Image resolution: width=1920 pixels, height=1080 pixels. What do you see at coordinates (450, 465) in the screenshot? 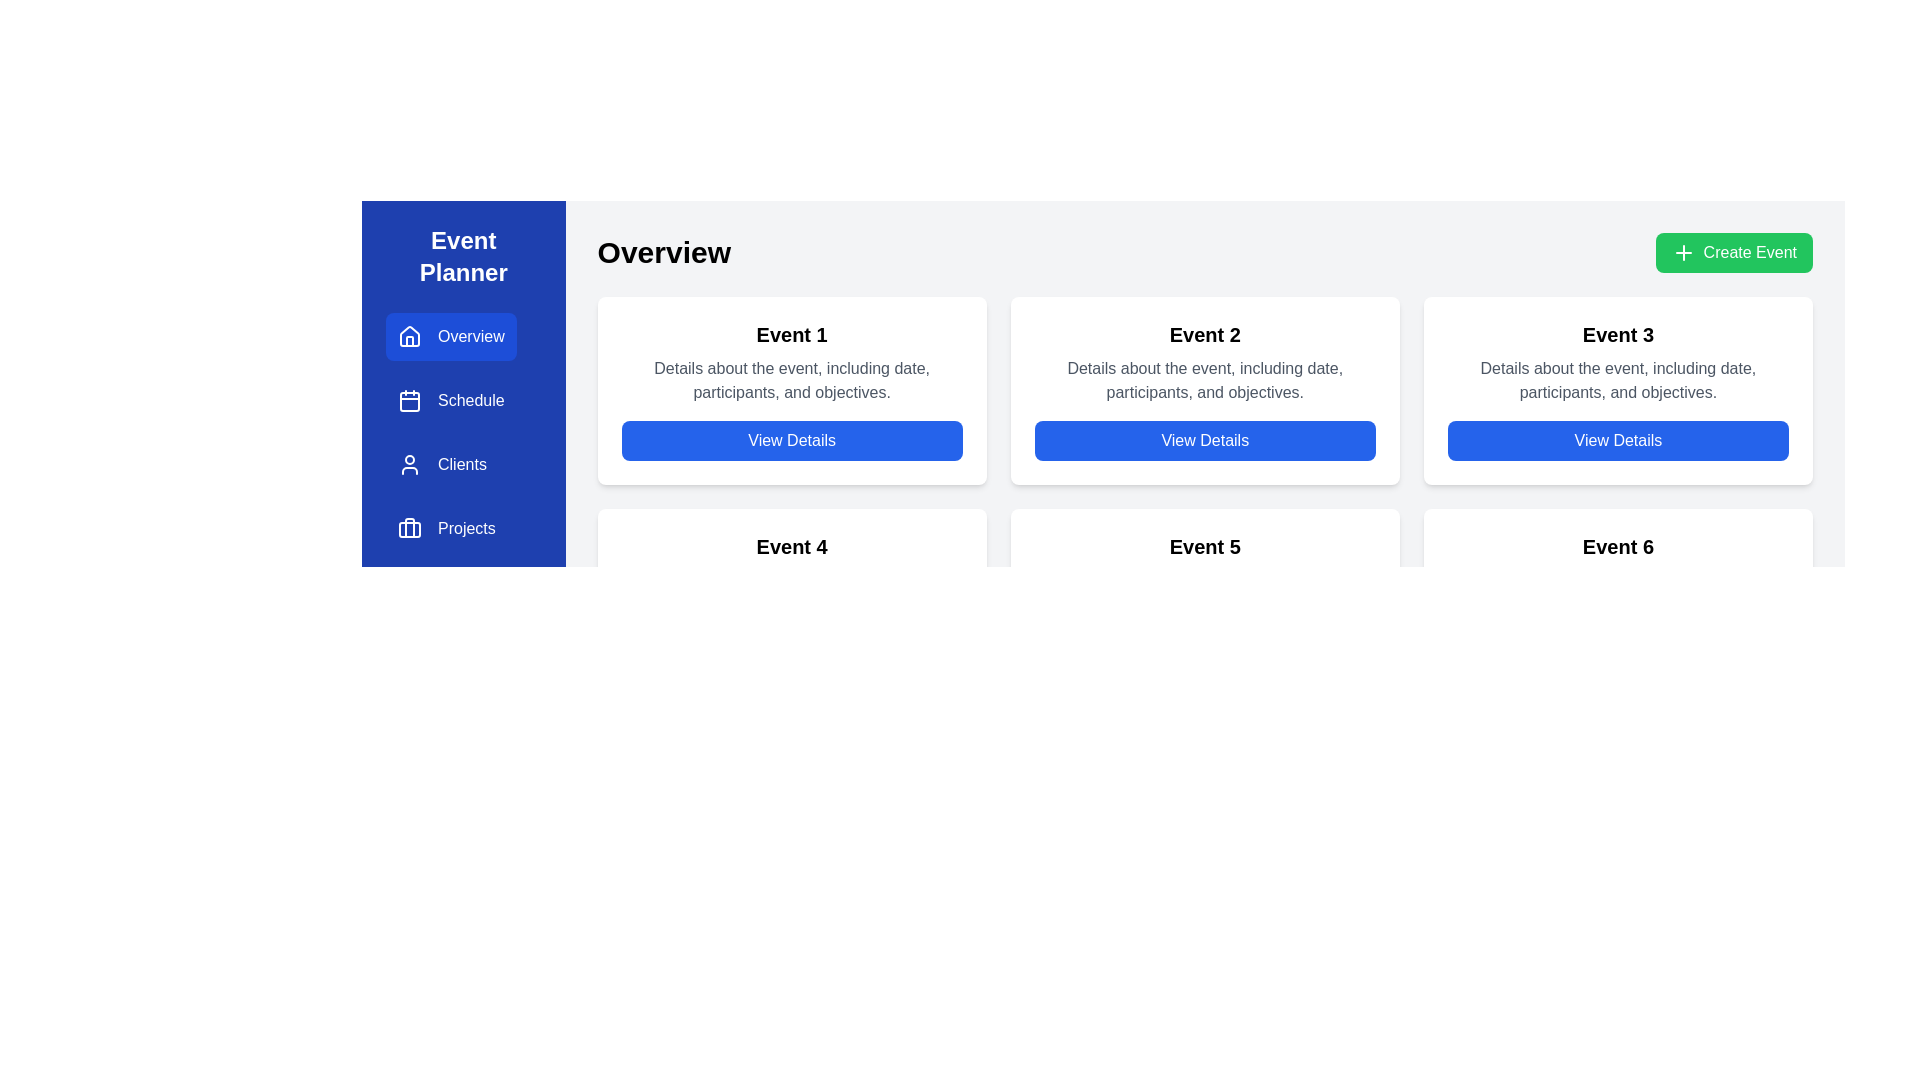
I see `the navigation button located in the sidebar menu, which is the third item from the top` at bounding box center [450, 465].